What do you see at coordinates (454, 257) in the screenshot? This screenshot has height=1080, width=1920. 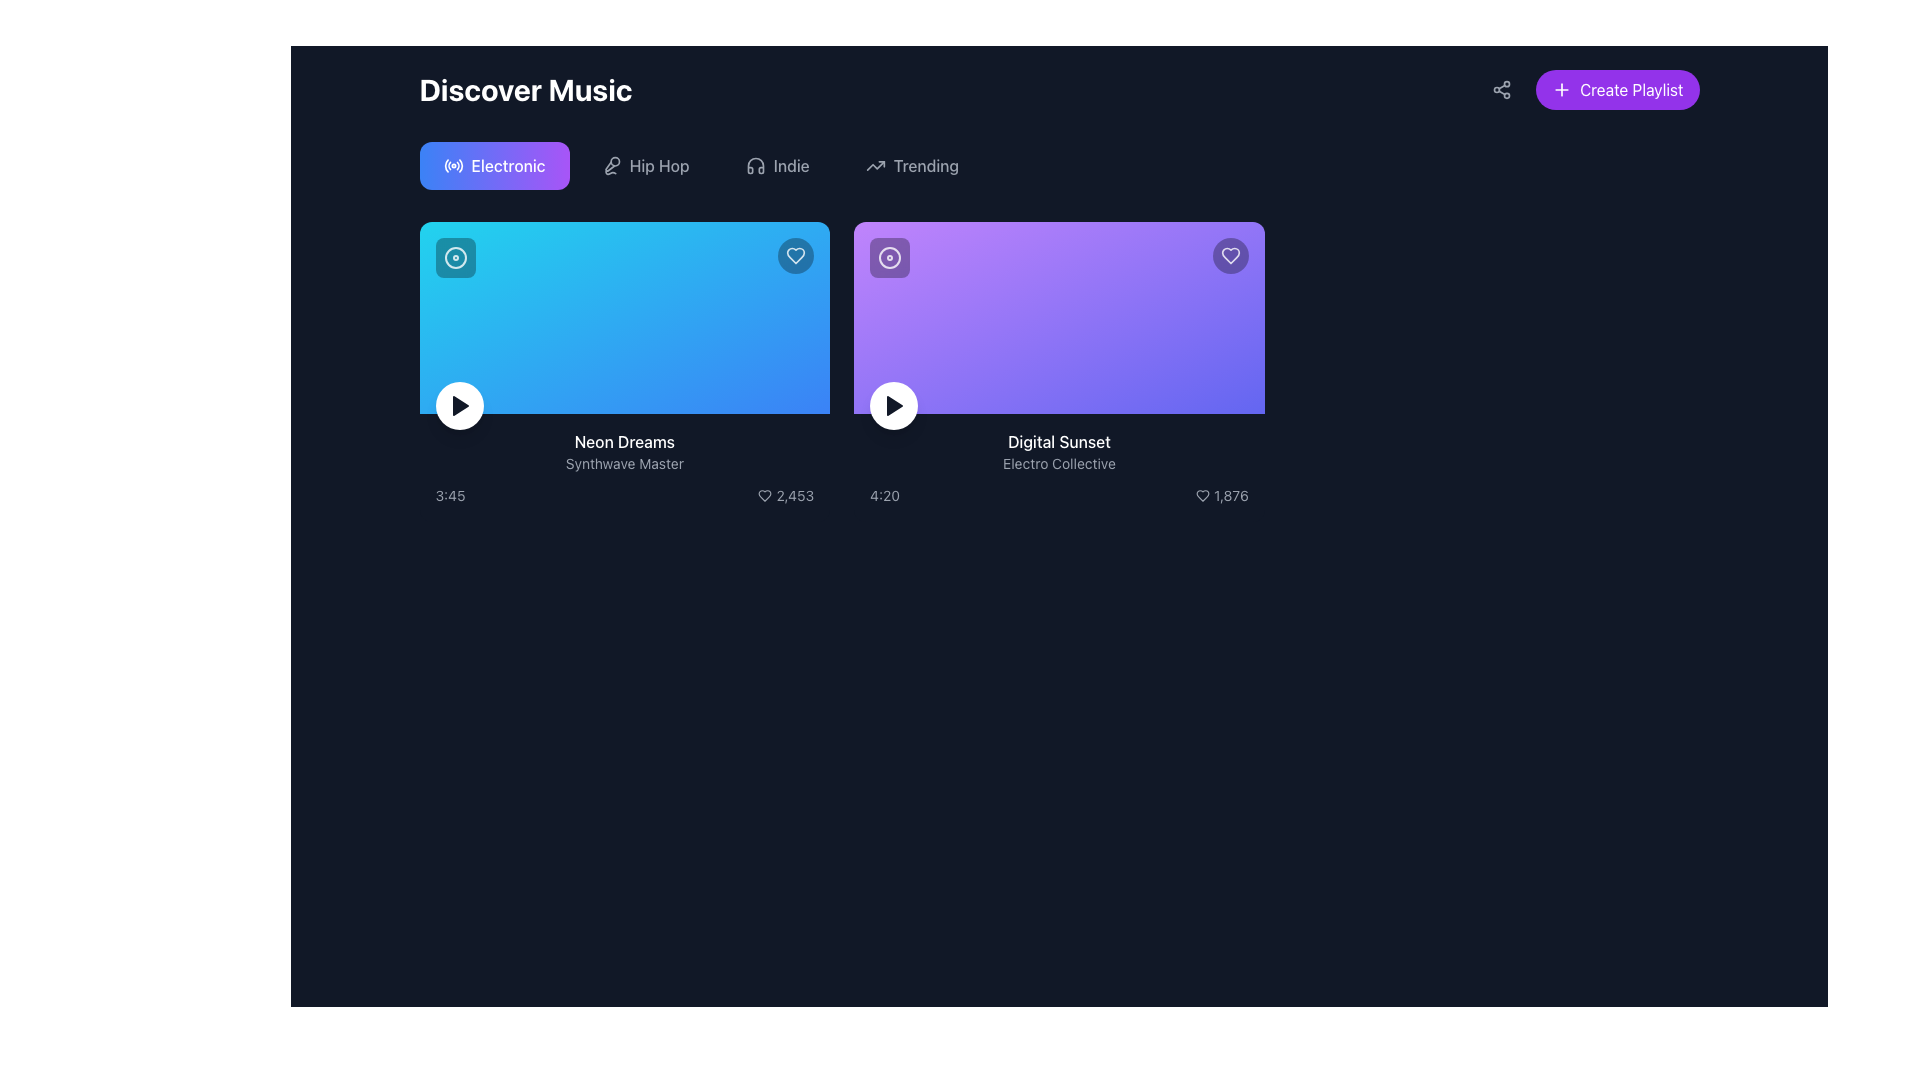 I see `the decorative icon or badge located in the top-left corner of the blue card titled 'Neon Dreams' with the subtitle 'Synthwave Master'` at bounding box center [454, 257].